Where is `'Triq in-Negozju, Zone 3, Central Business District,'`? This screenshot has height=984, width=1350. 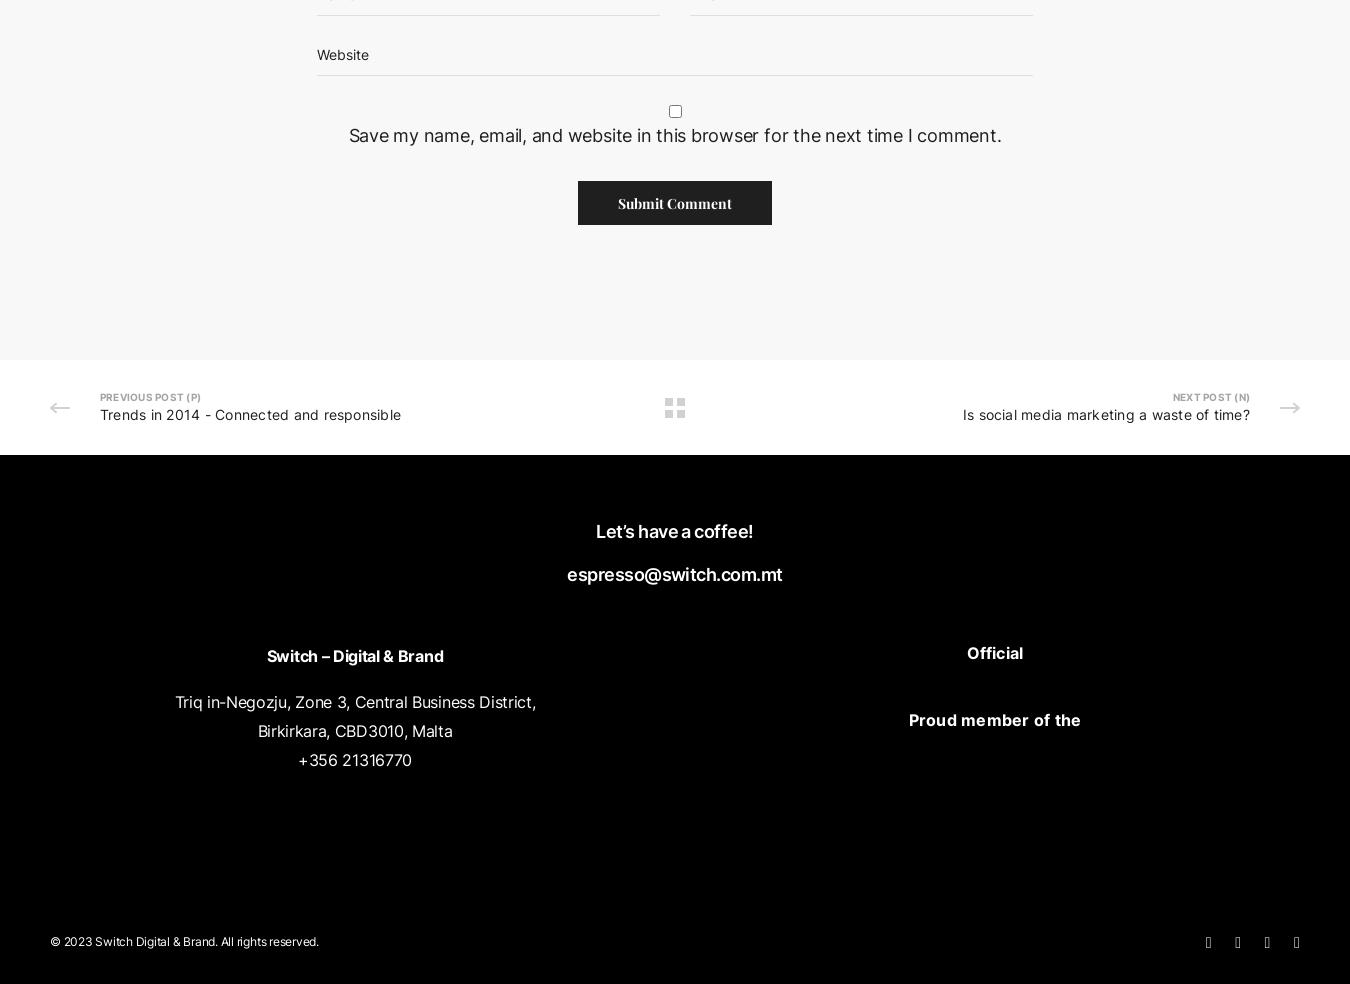 'Triq in-Negozju, Zone 3, Central Business District,' is located at coordinates (354, 701).